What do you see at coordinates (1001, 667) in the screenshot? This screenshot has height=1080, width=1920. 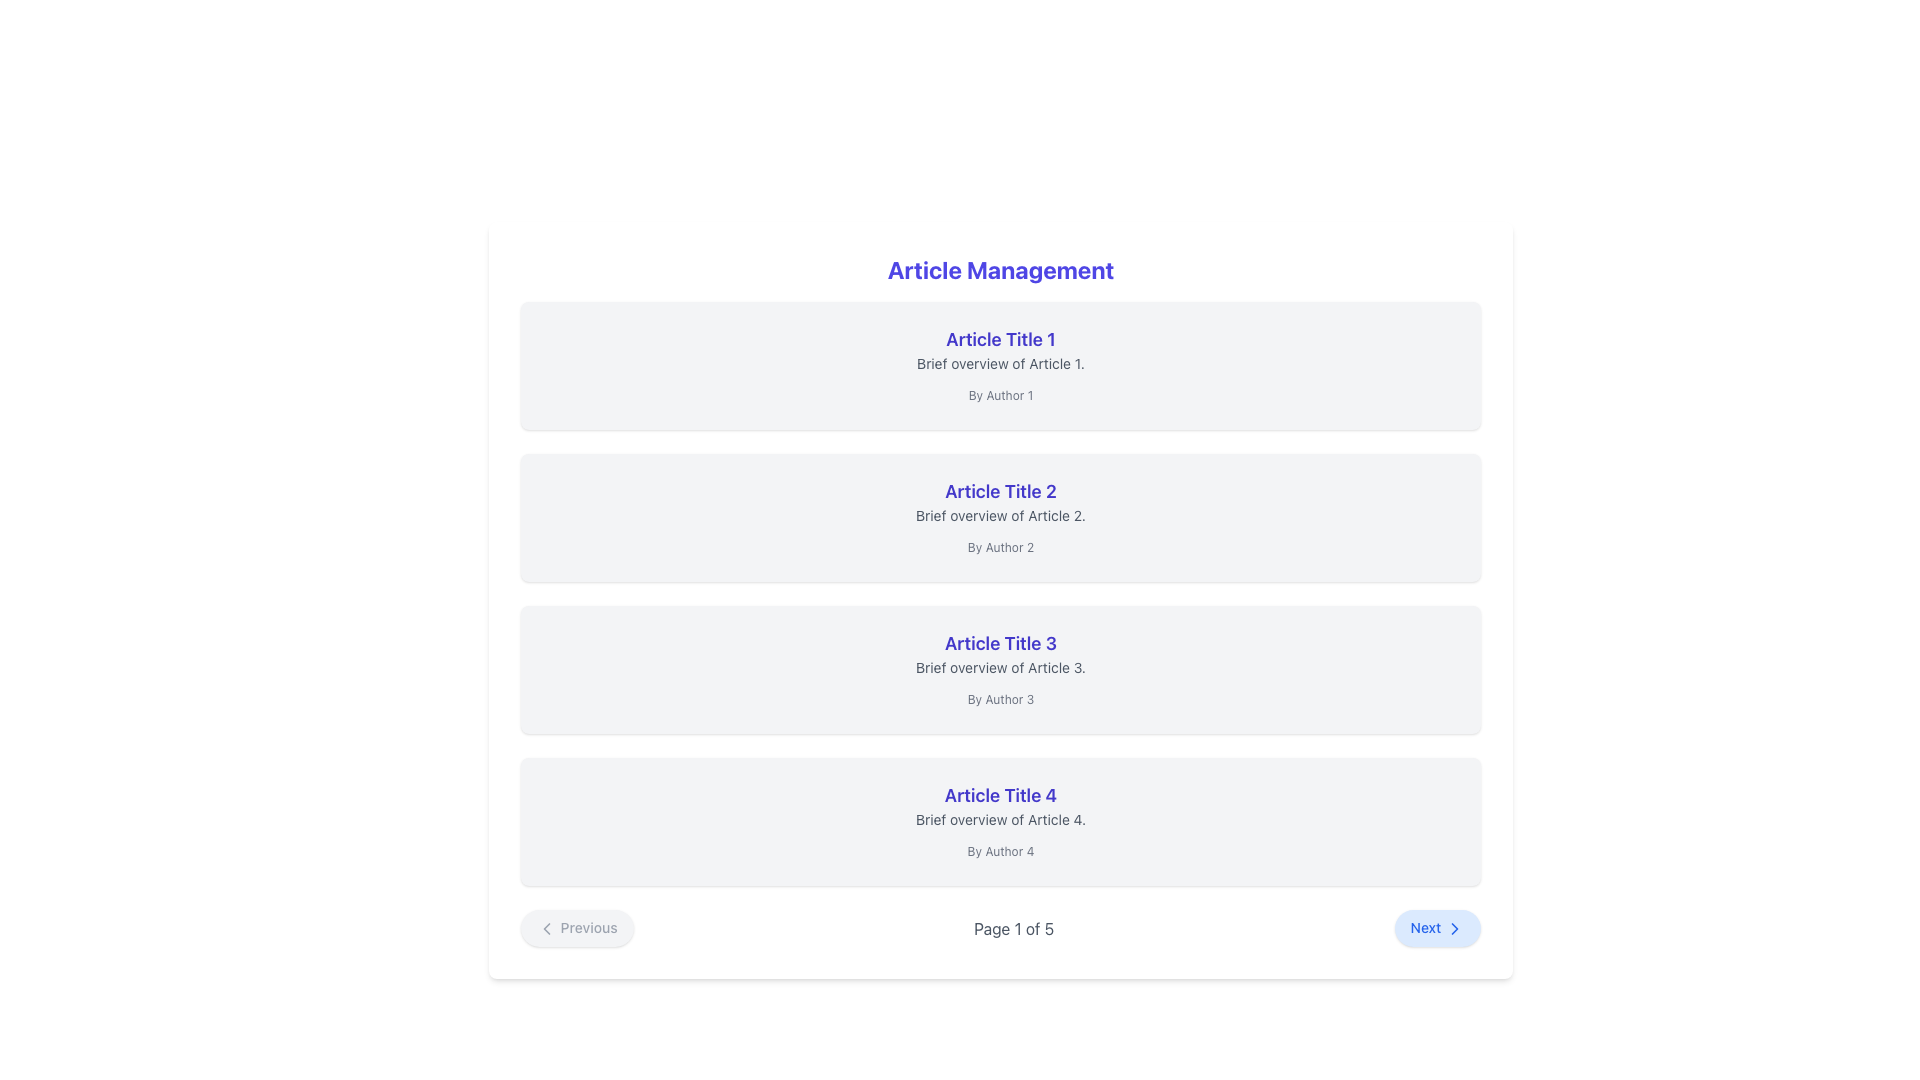 I see `the text label component that provides a summary of 'Article Title 3', which is located below the title and above the author text` at bounding box center [1001, 667].